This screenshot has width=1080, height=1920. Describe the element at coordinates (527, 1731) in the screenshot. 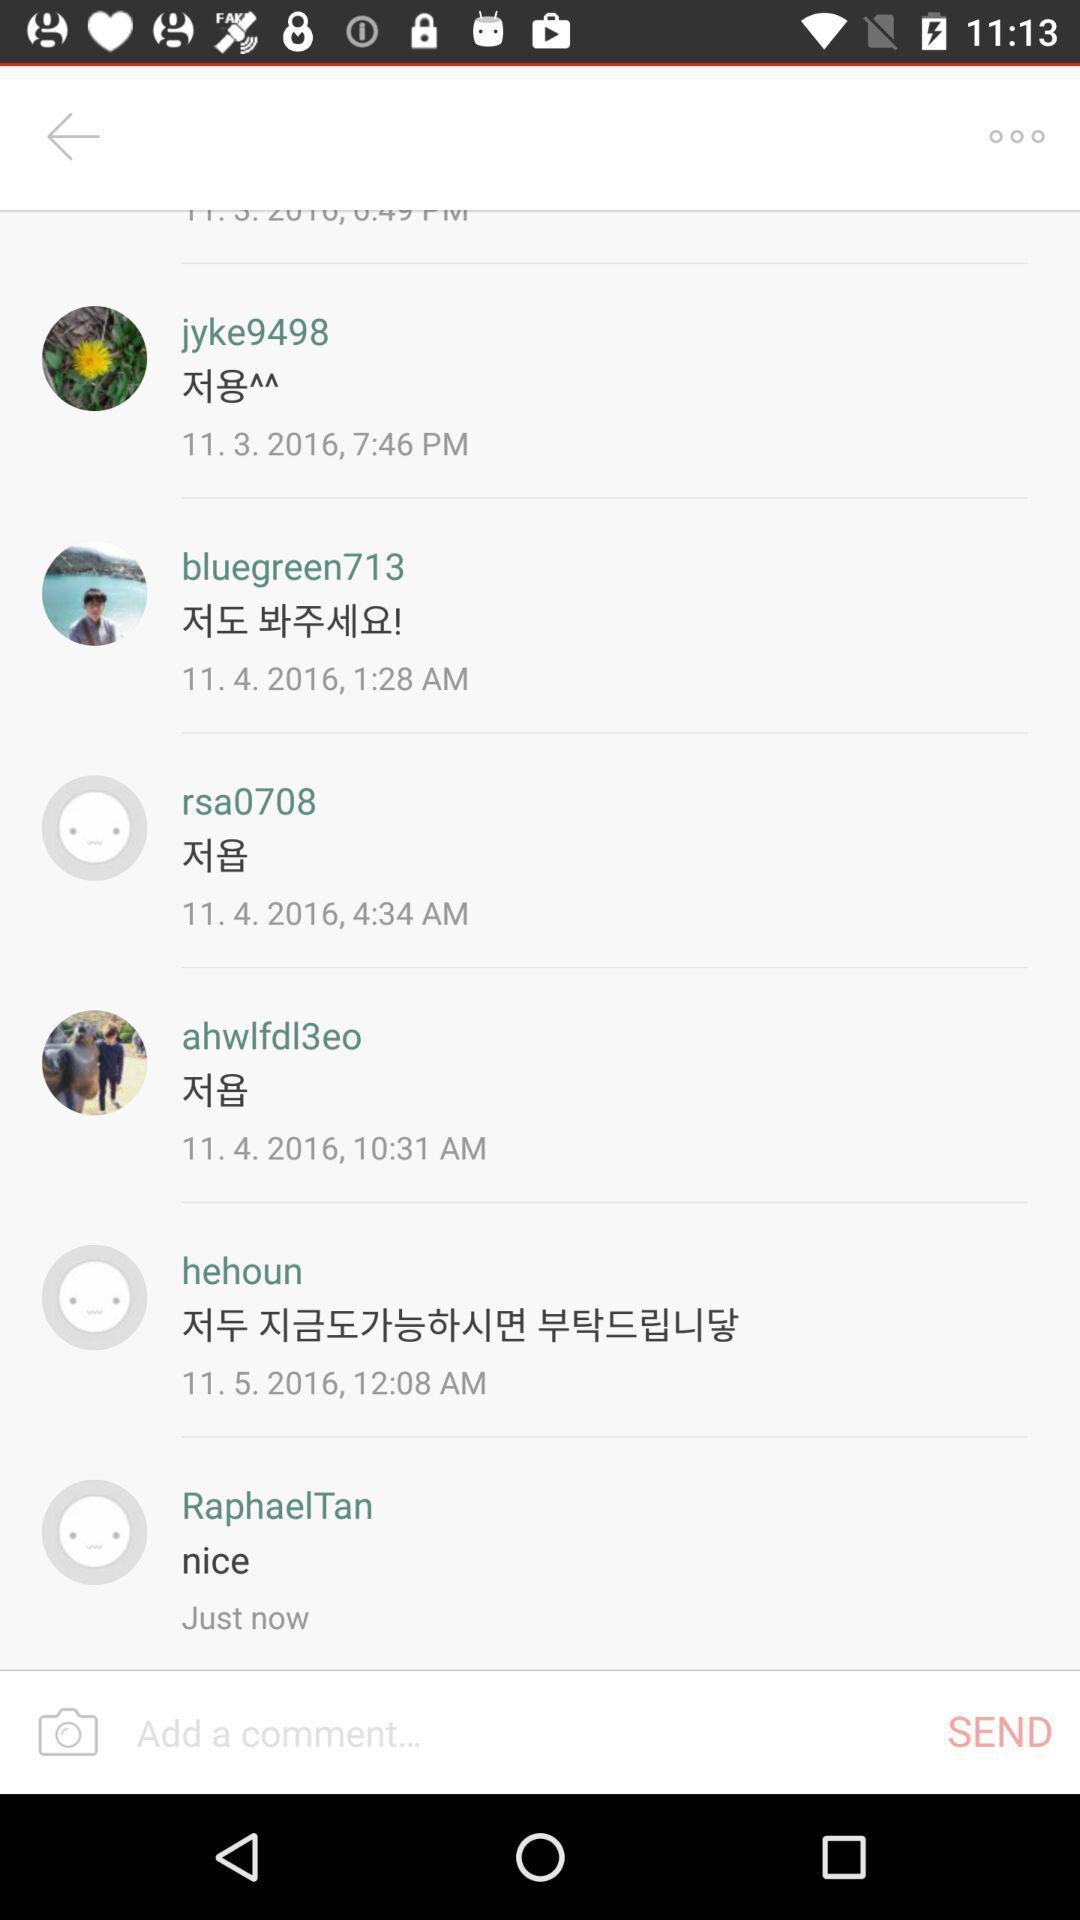

I see `type our comments` at that location.